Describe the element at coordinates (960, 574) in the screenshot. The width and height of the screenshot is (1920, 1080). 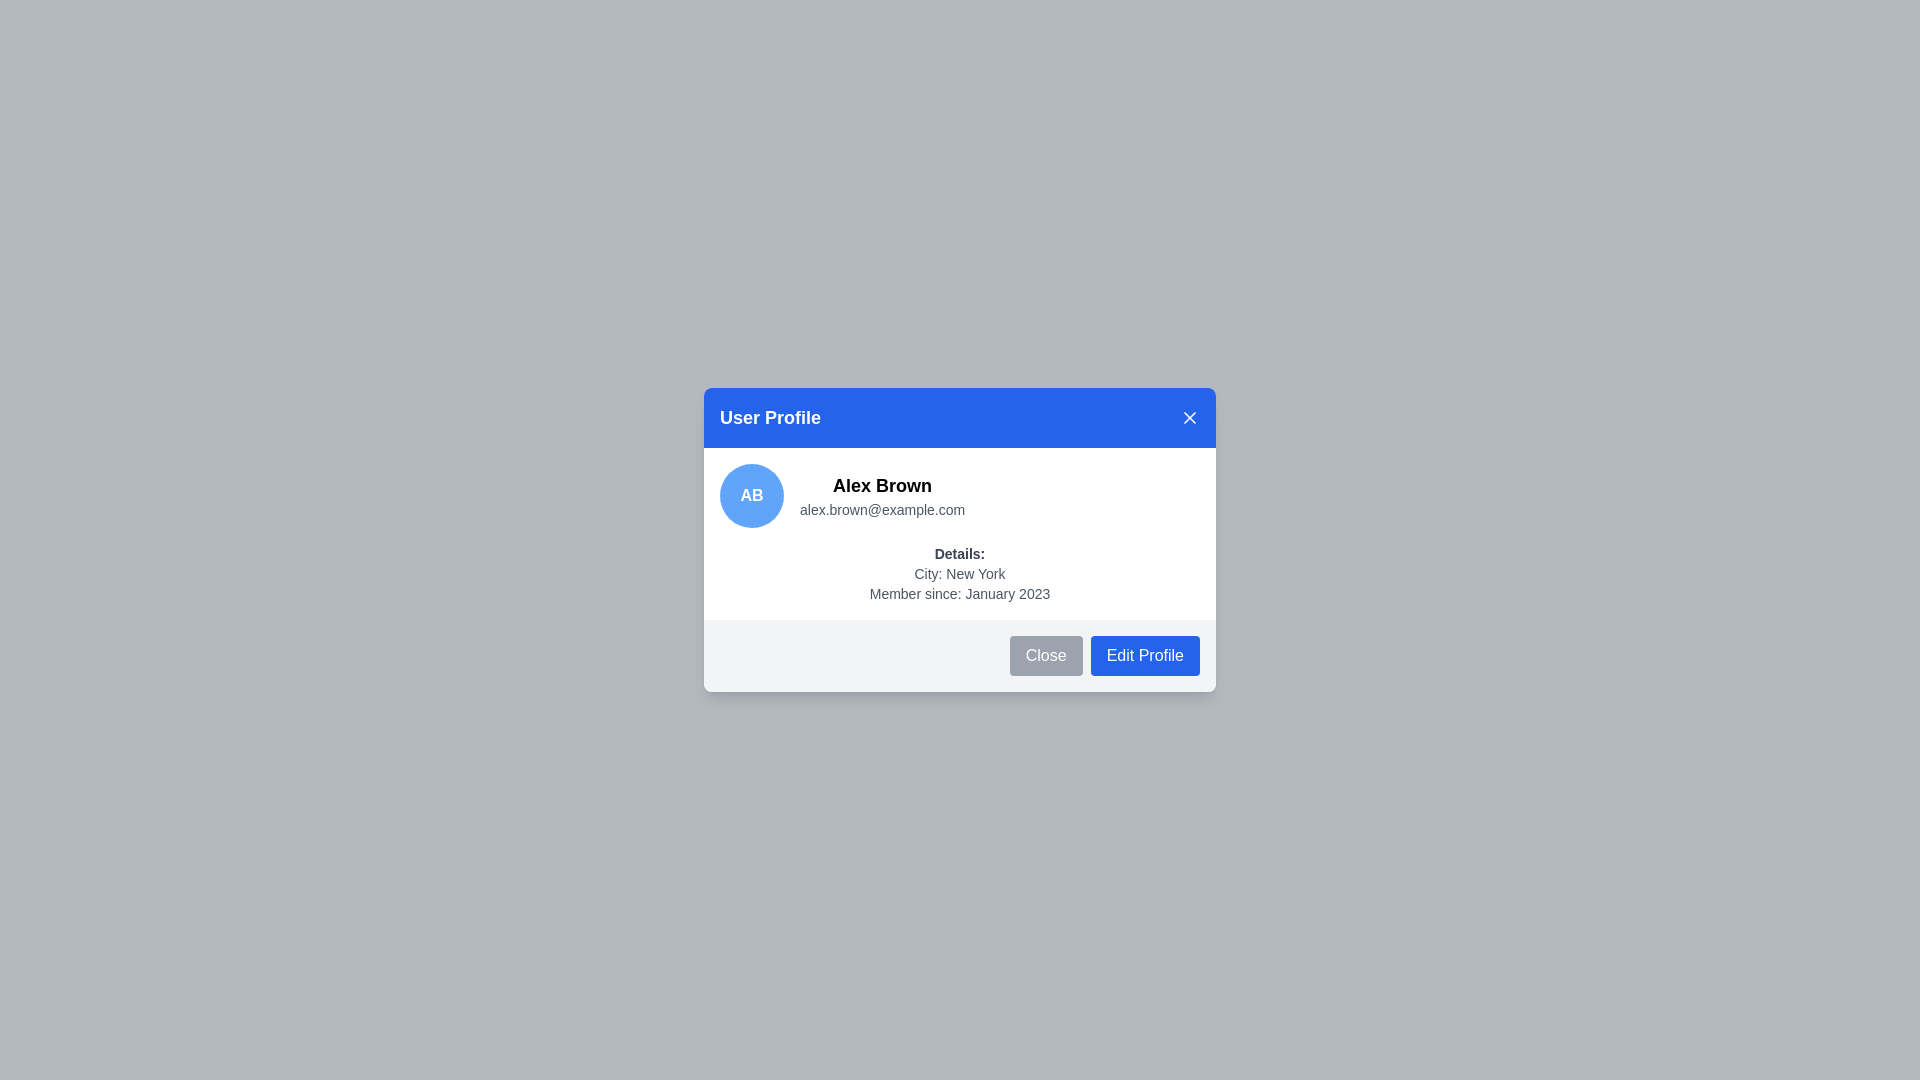
I see `the static text block displaying additional details about the user, located beneath the user's name and email in the profile card section` at that location.